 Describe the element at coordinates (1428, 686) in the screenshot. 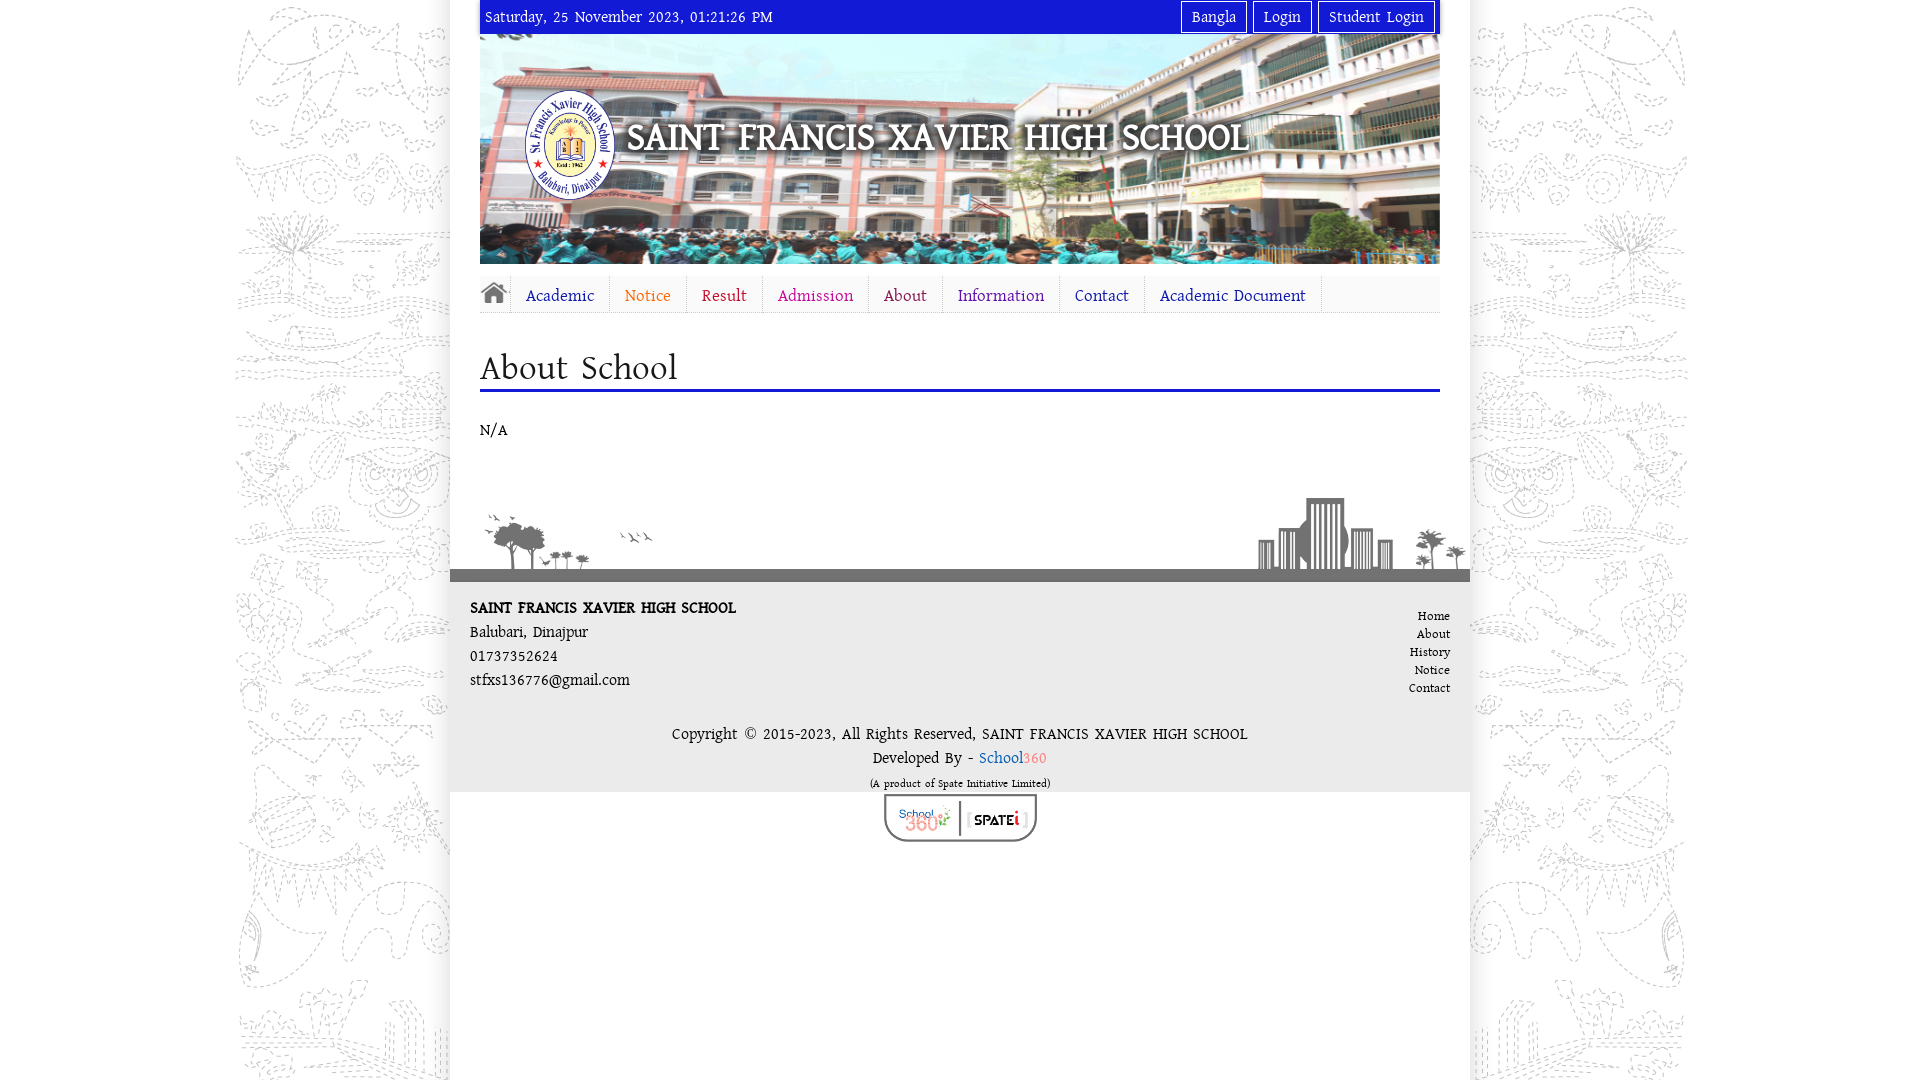

I see `'Contact'` at that location.